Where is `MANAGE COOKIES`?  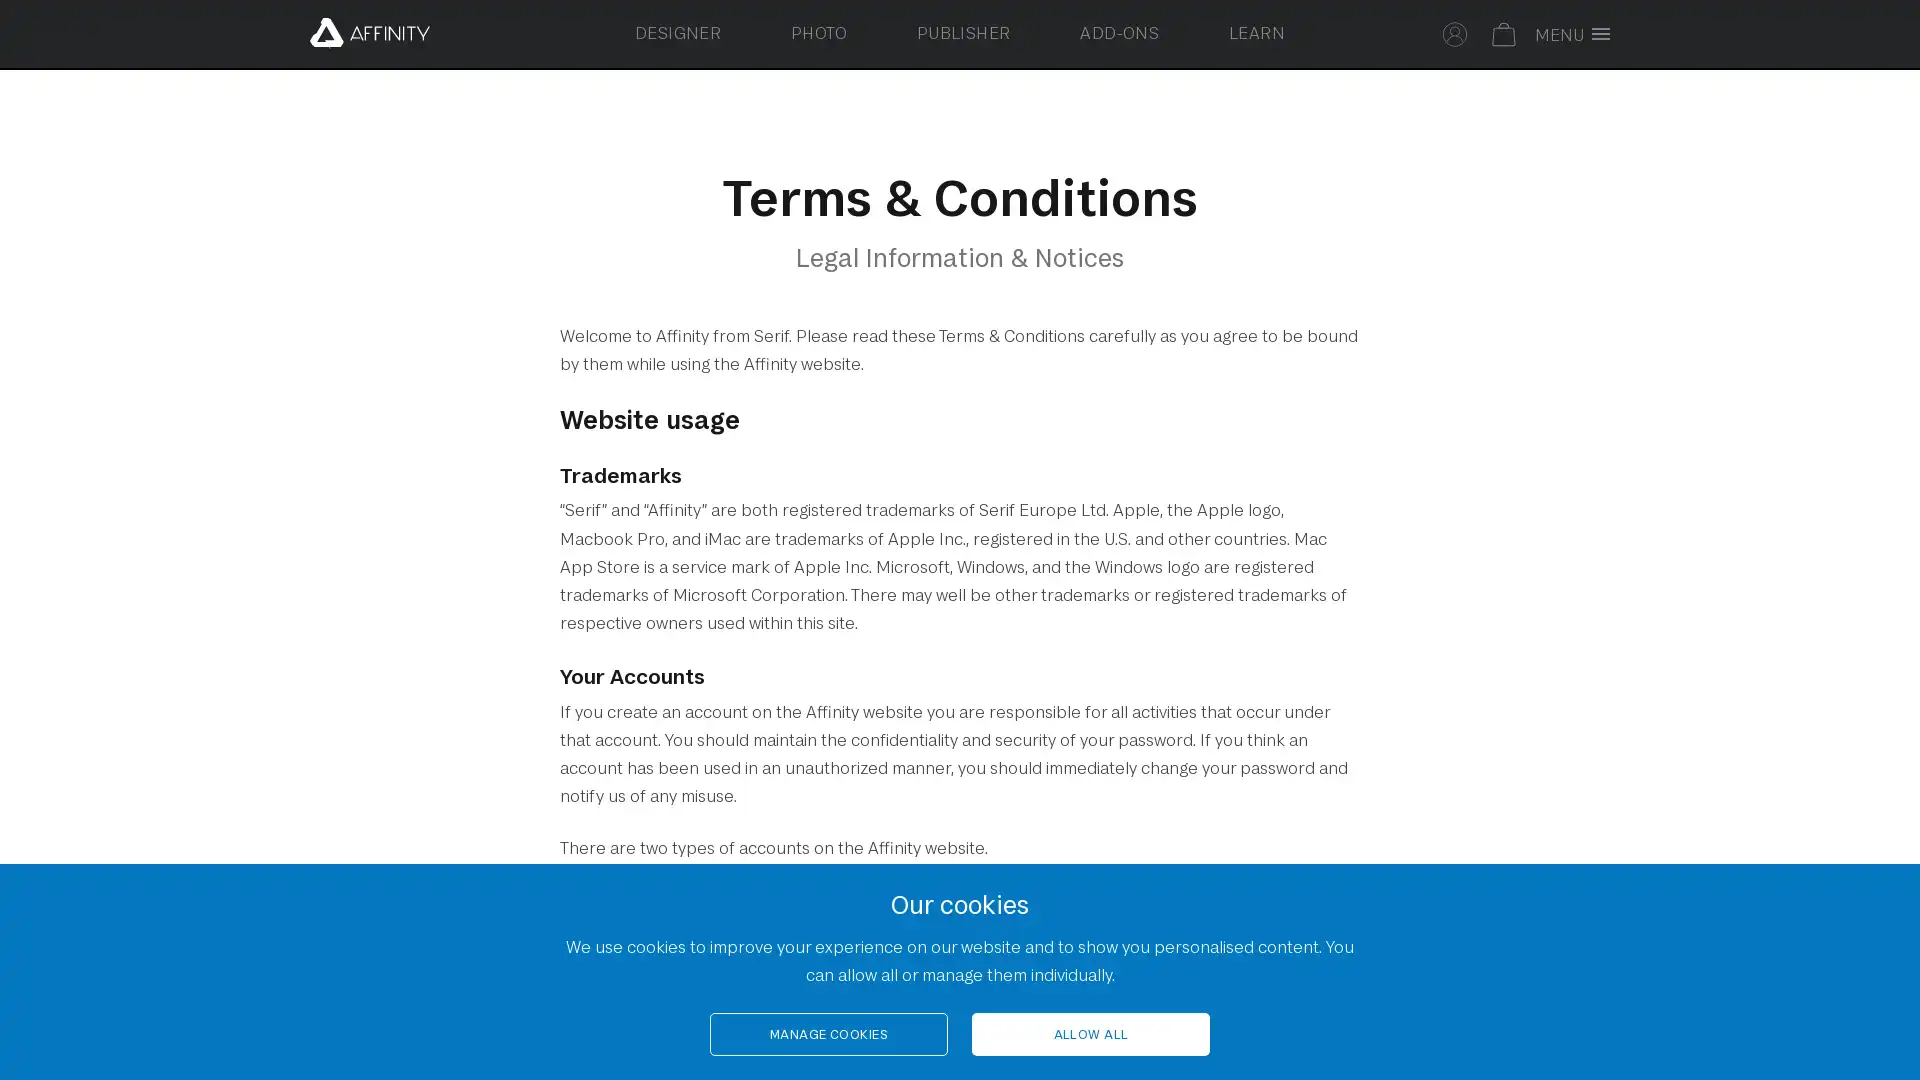
MANAGE COOKIES is located at coordinates (829, 1034).